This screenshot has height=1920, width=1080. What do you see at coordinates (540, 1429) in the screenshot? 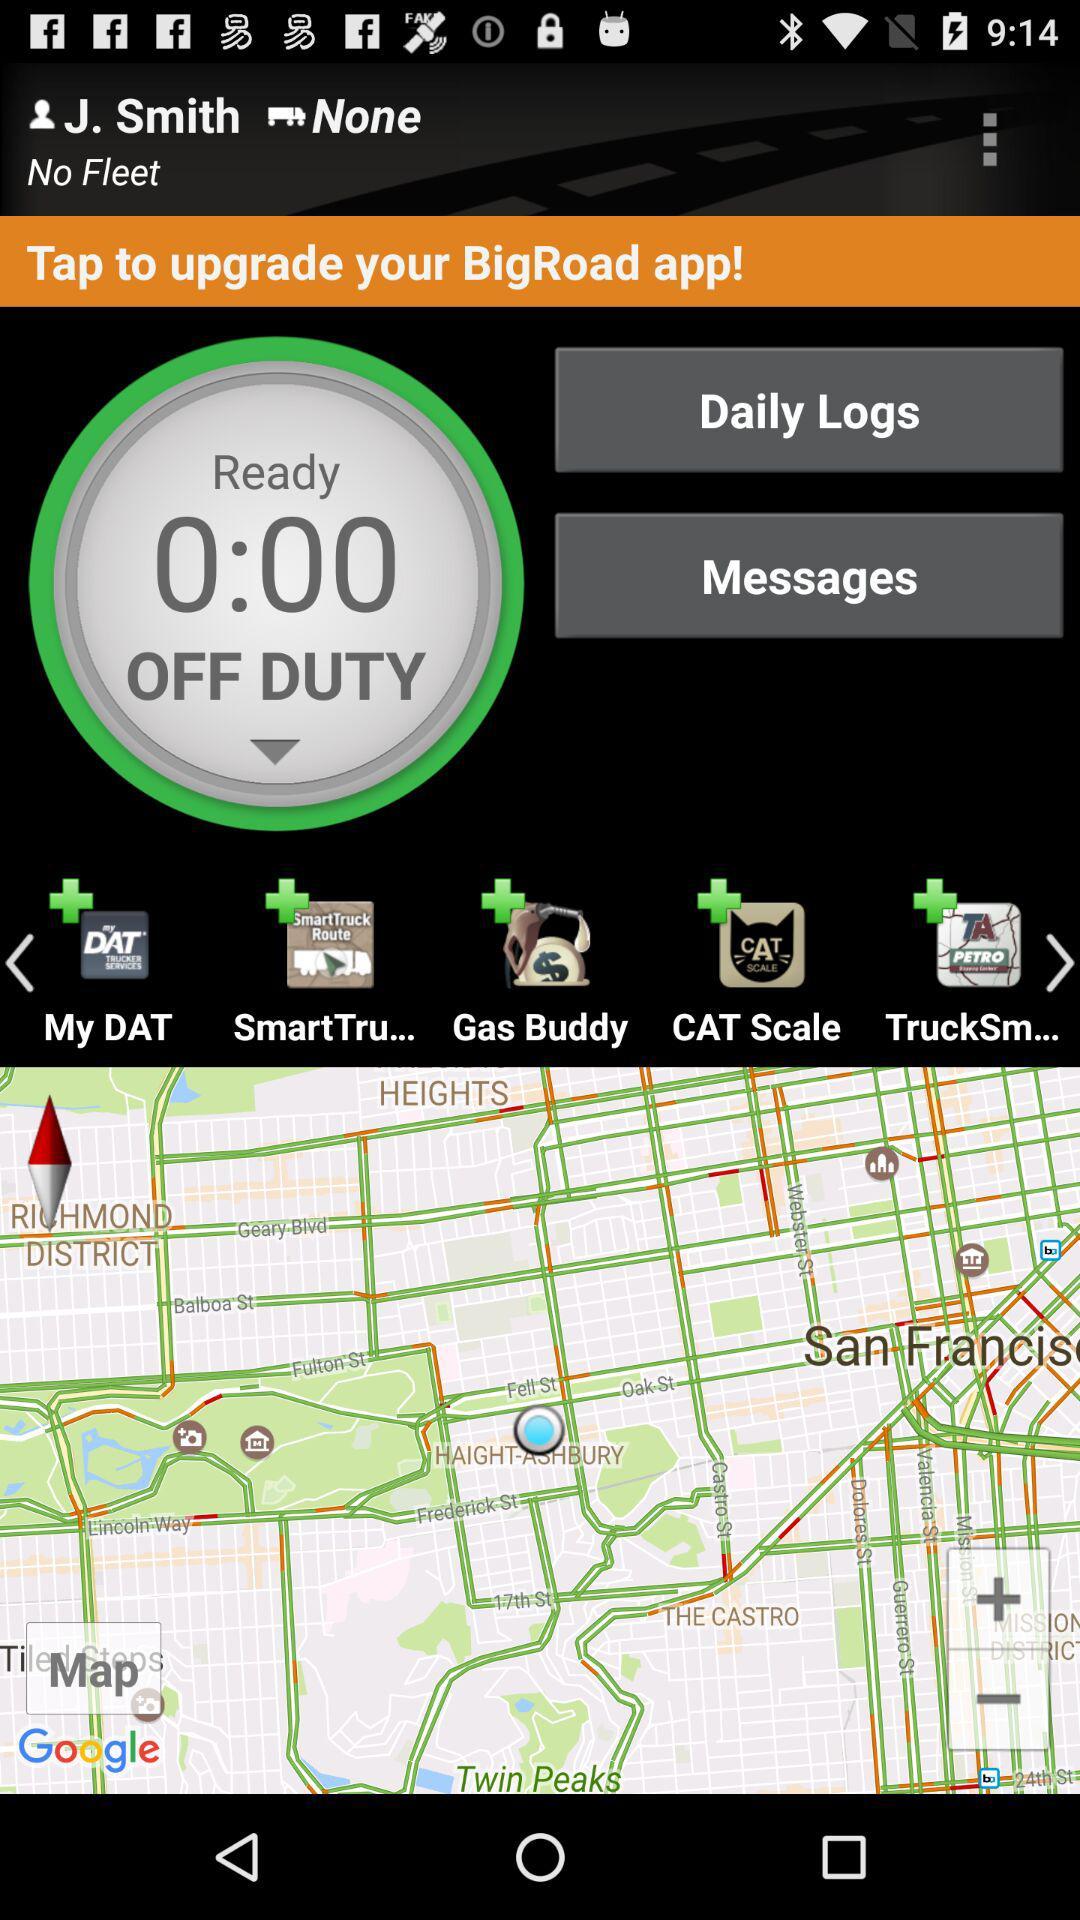
I see `item at the bottom` at bounding box center [540, 1429].